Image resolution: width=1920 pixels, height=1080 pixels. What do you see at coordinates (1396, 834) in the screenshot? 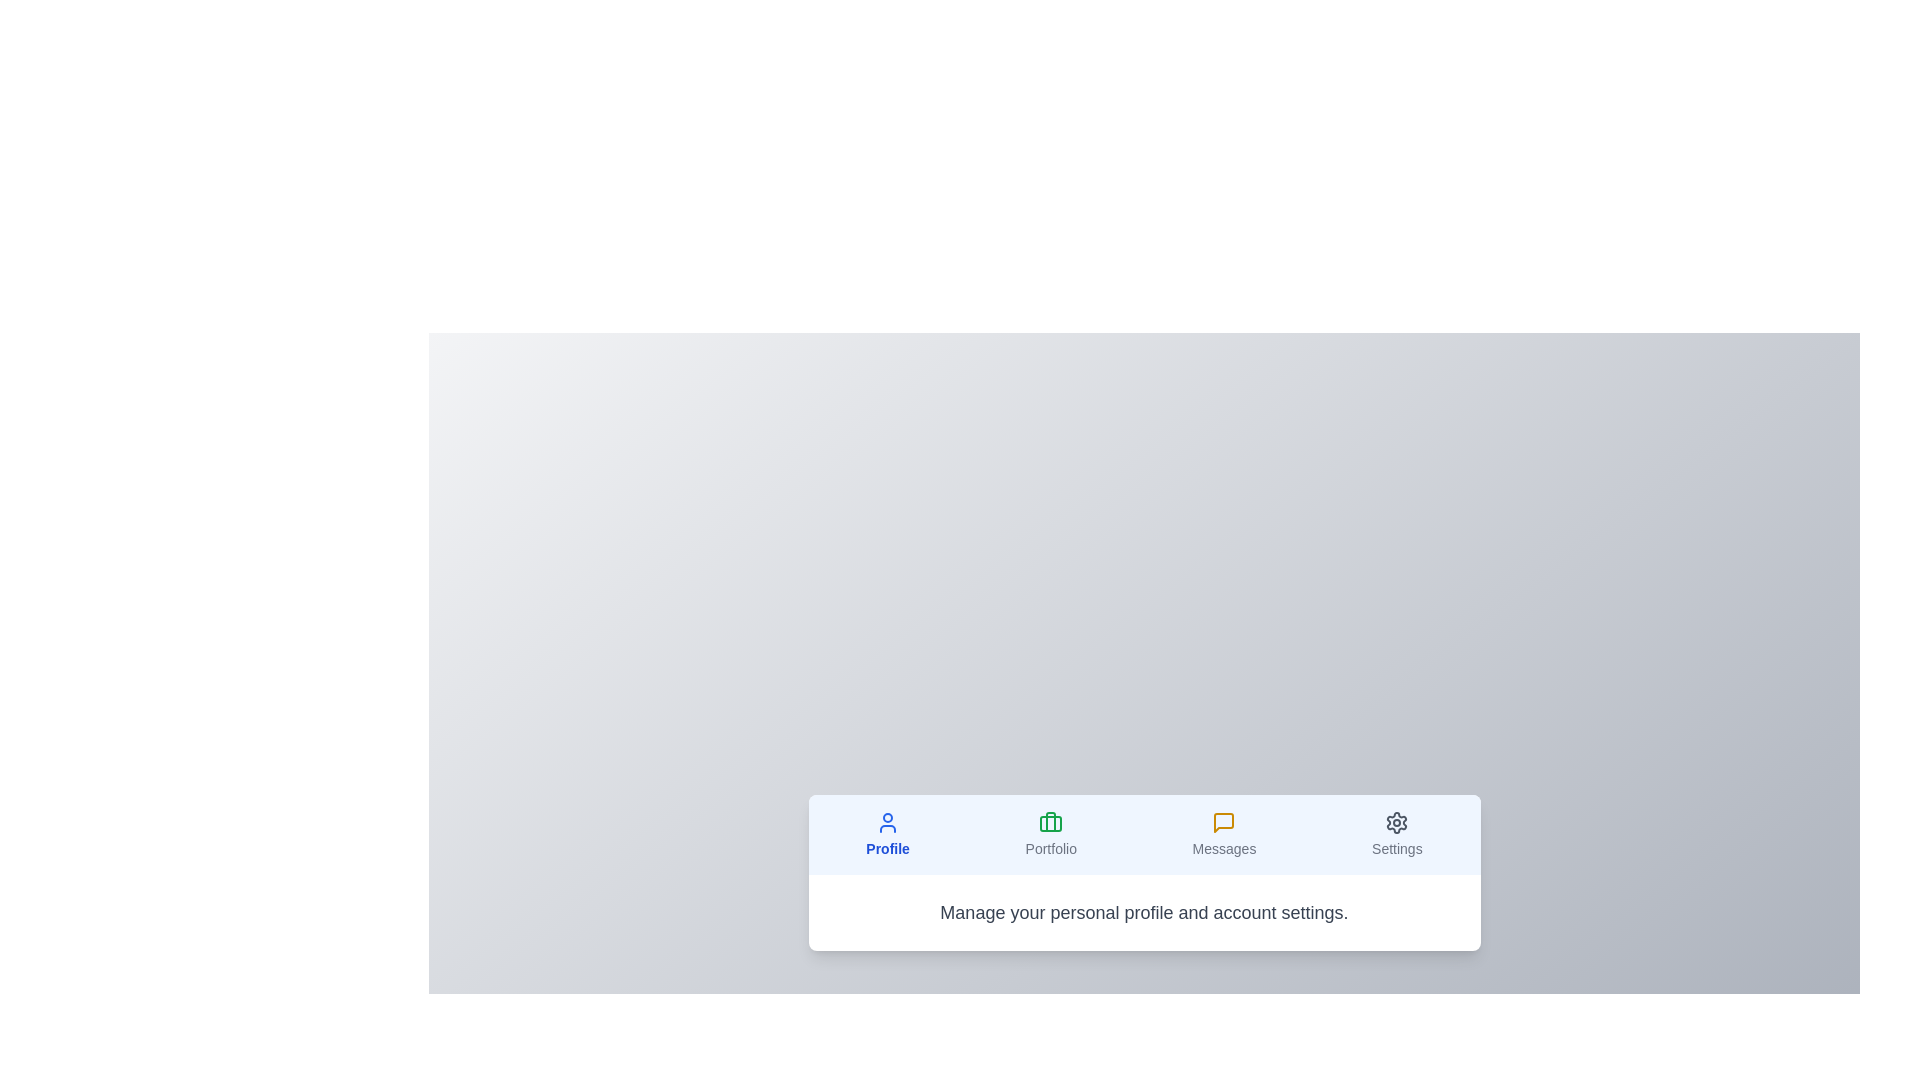
I see `the 'Settings' tab to view its content` at bounding box center [1396, 834].